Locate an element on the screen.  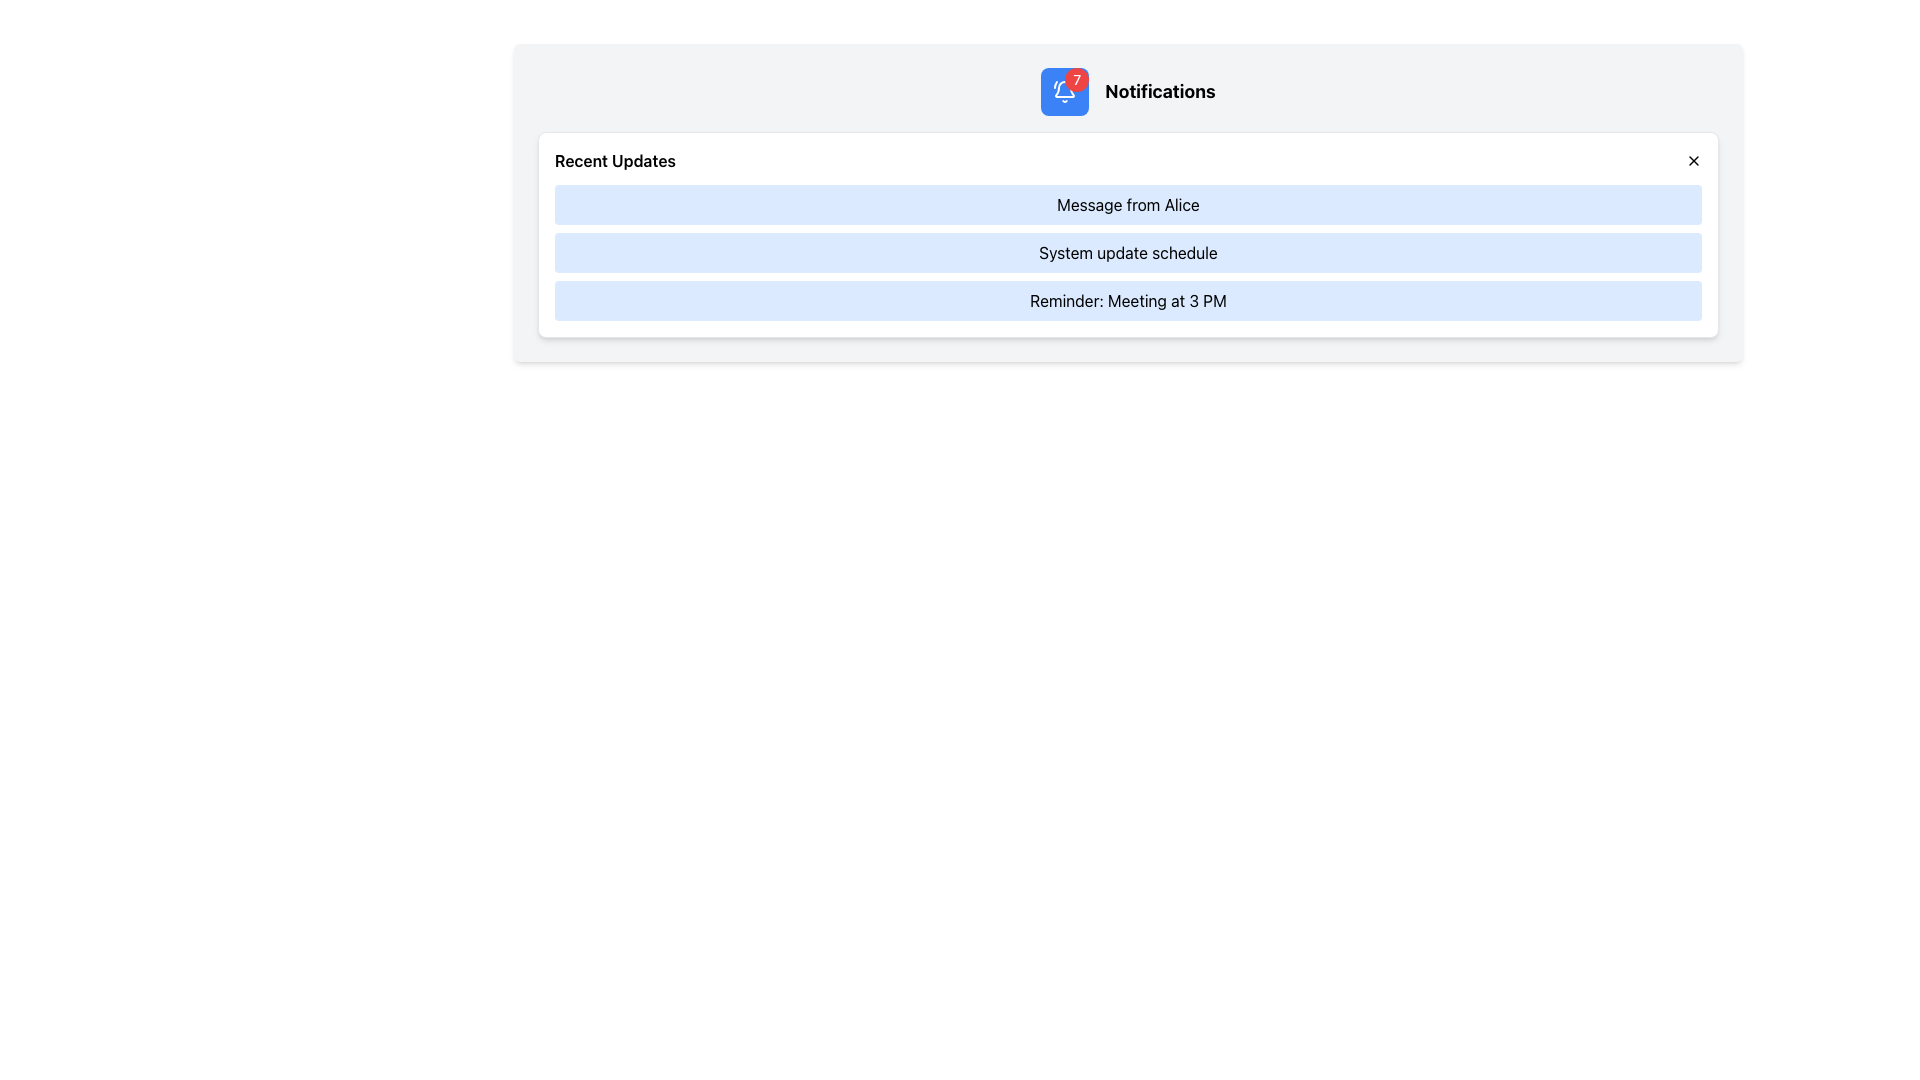
the notification section label located in the middle-right section of the header area, which is the last item in a horizontally aligned group of elements is located at coordinates (1160, 92).